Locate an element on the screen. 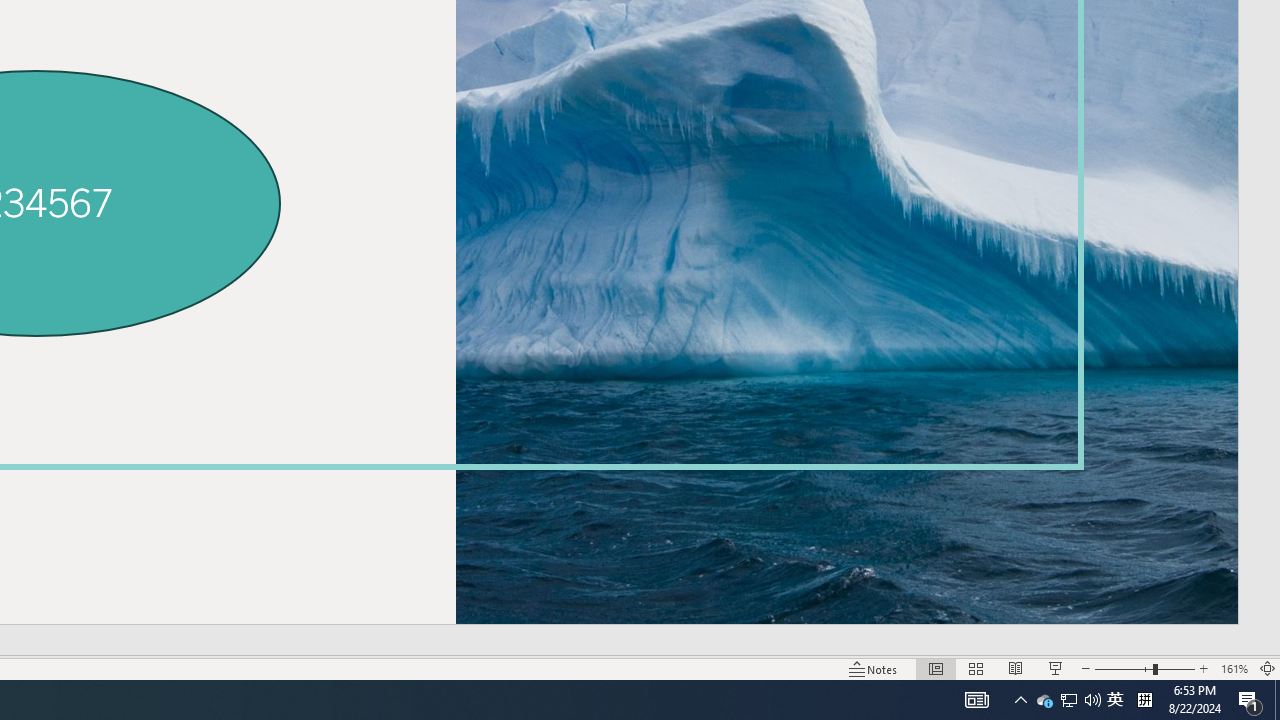 The image size is (1280, 720). 'Zoom 161%' is located at coordinates (1233, 669).